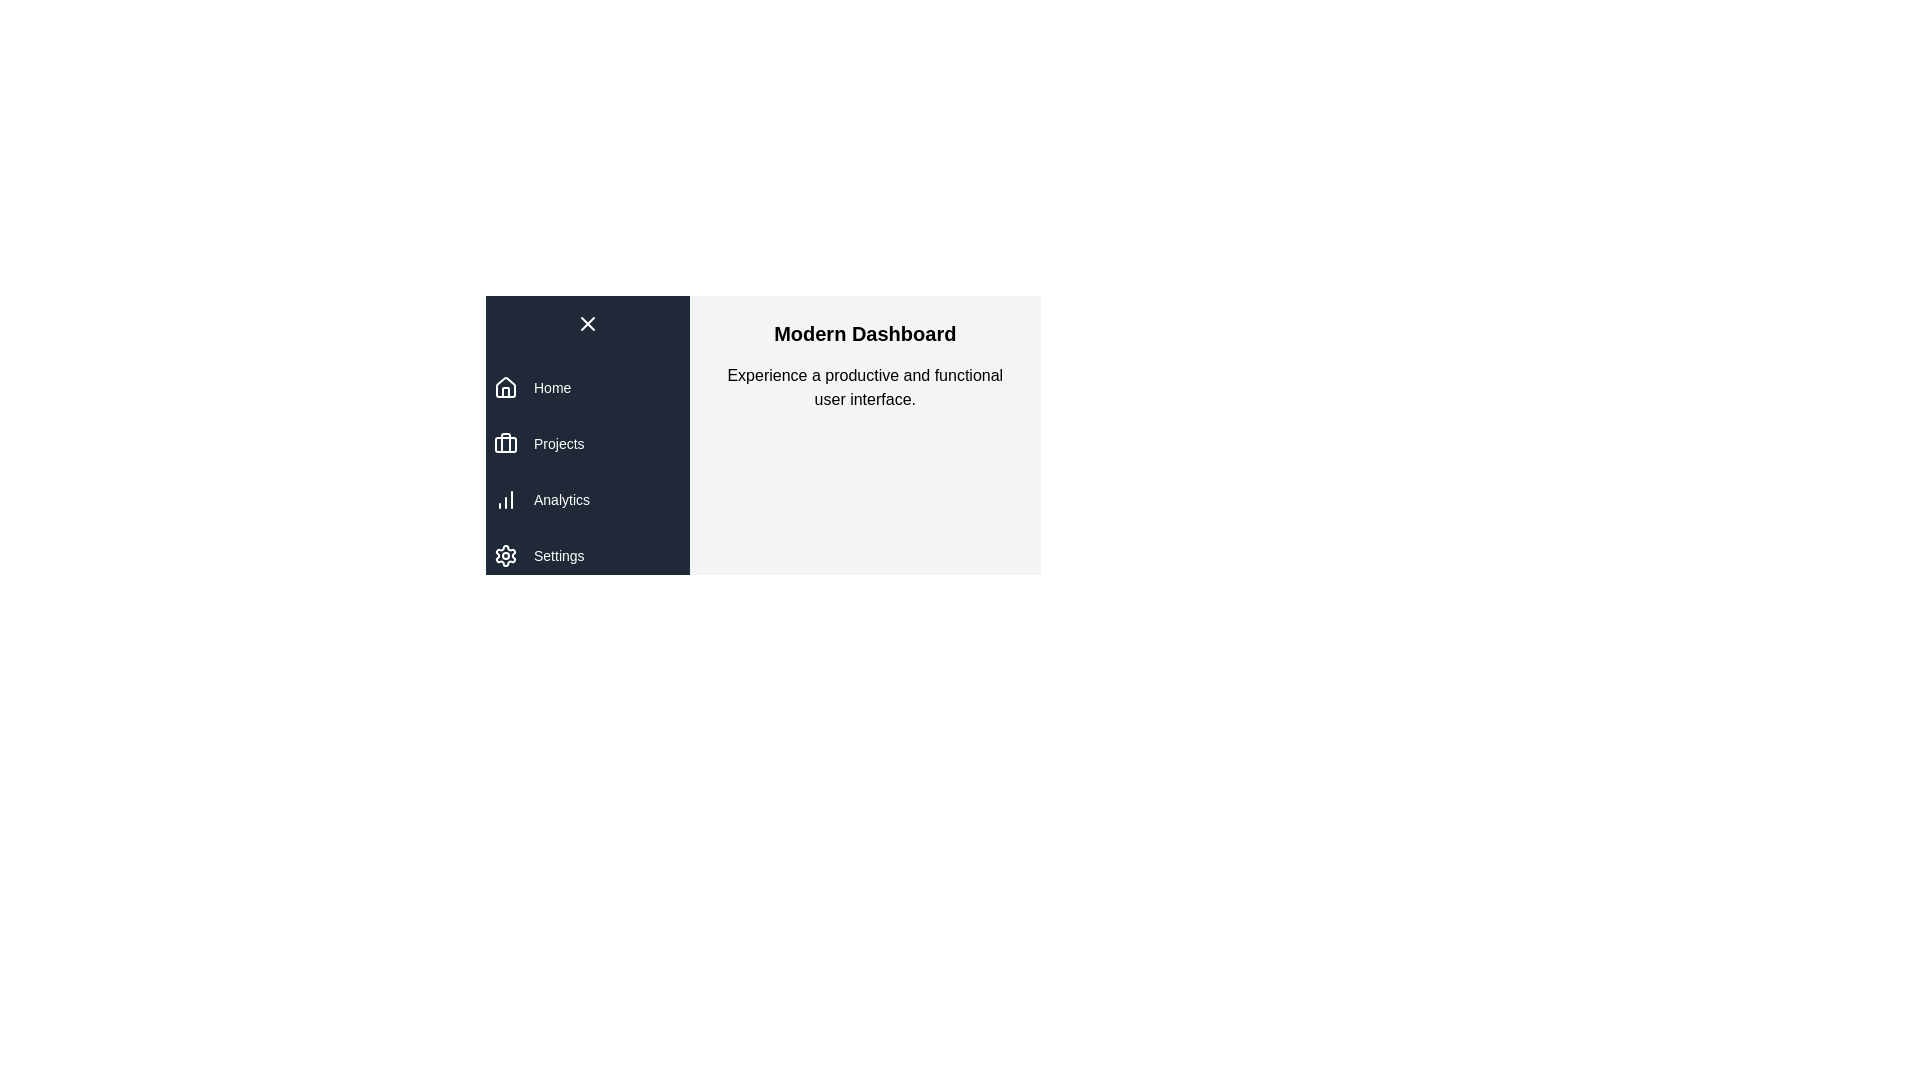 Image resolution: width=1920 pixels, height=1080 pixels. I want to click on the navigation item Analytics to navigate to the corresponding section, so click(560, 499).